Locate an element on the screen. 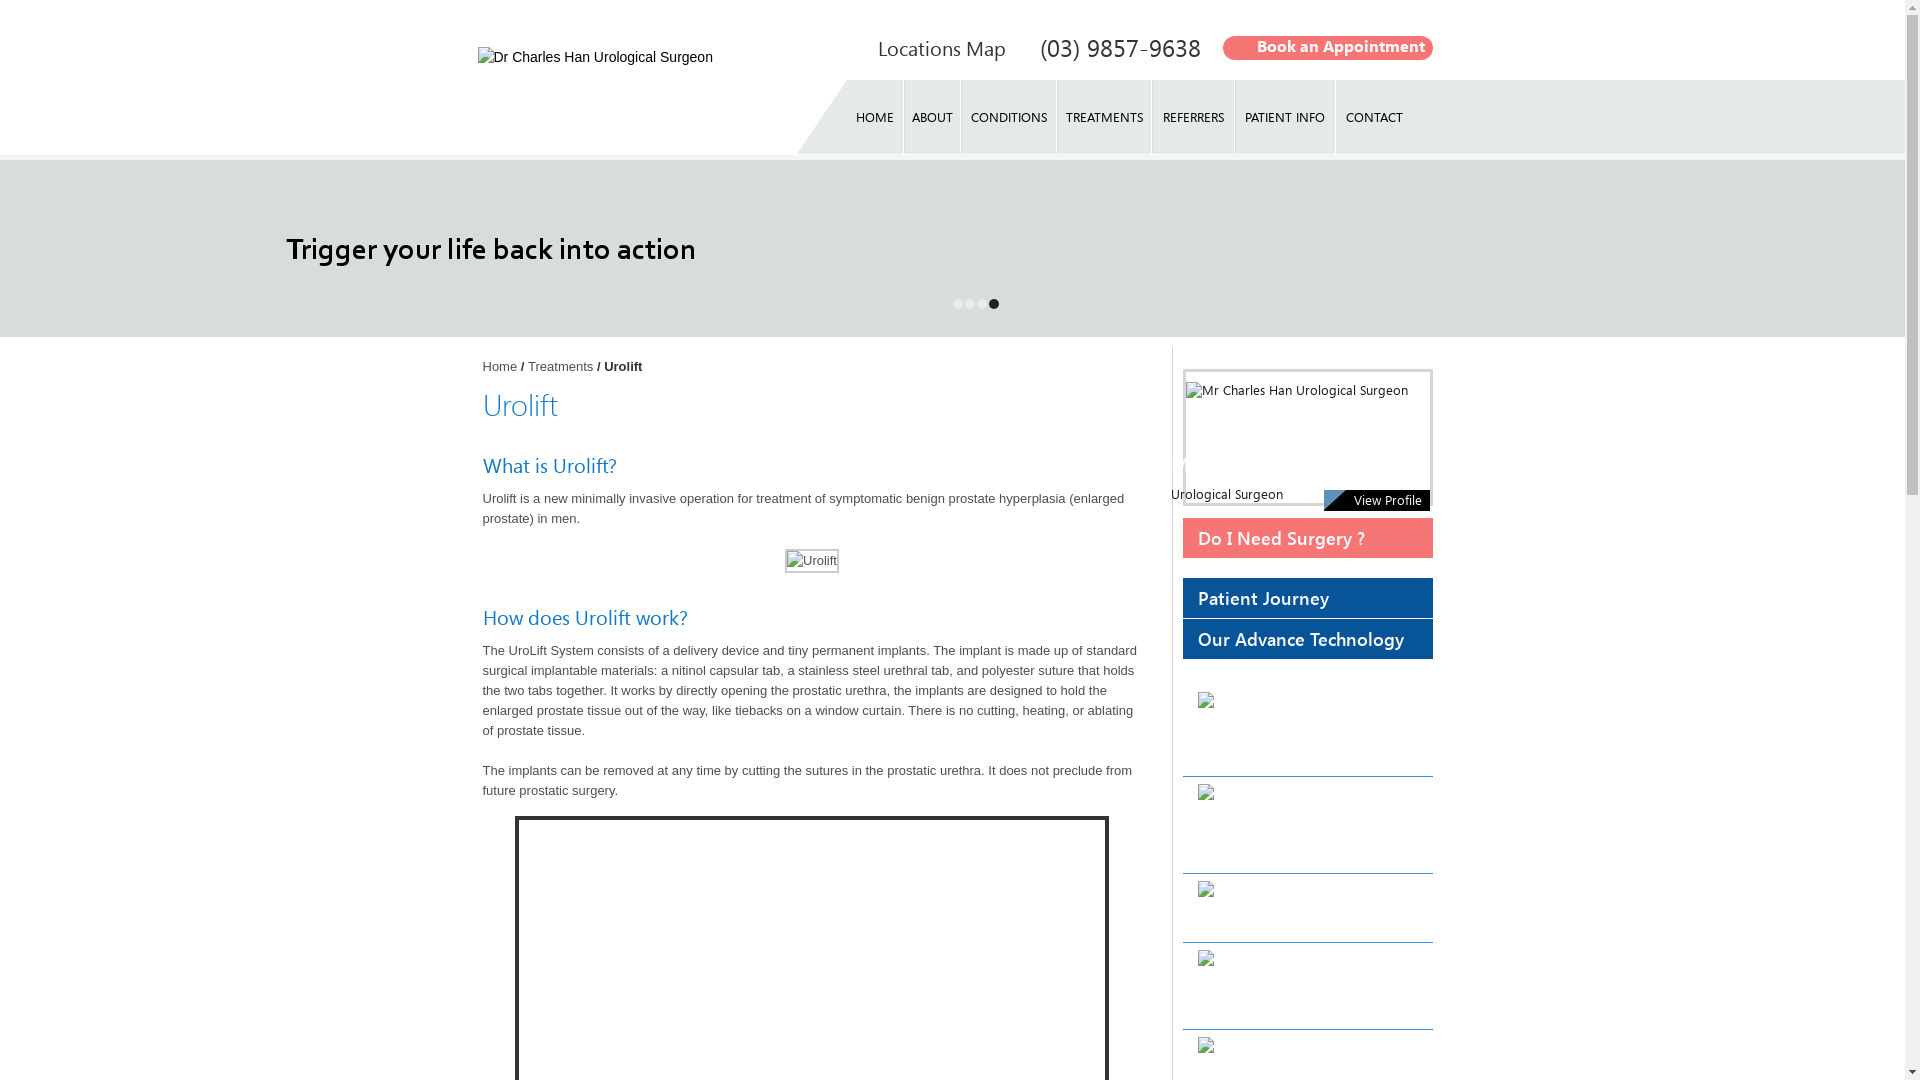  'CONDITIONS' is located at coordinates (1008, 116).